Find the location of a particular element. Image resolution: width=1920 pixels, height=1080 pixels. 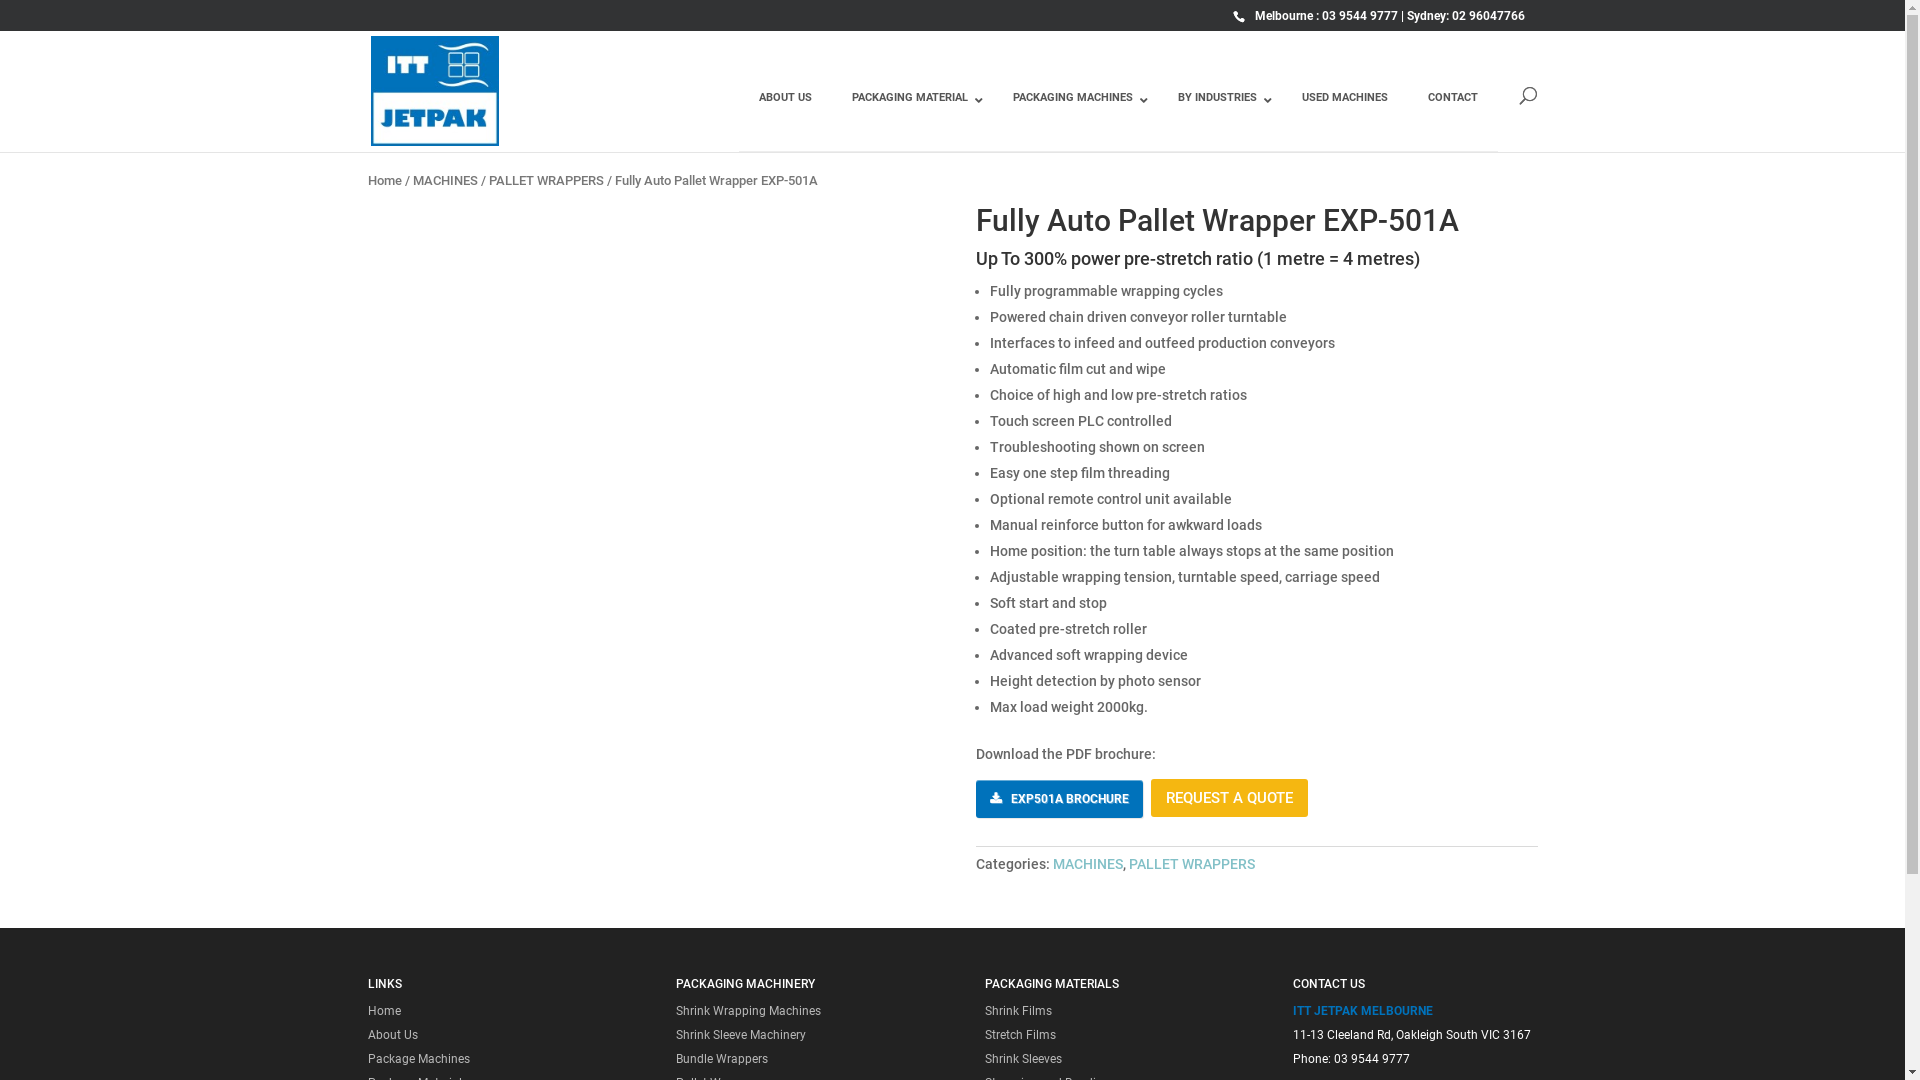

'Shrink Wrapping Machines' is located at coordinates (747, 1010).